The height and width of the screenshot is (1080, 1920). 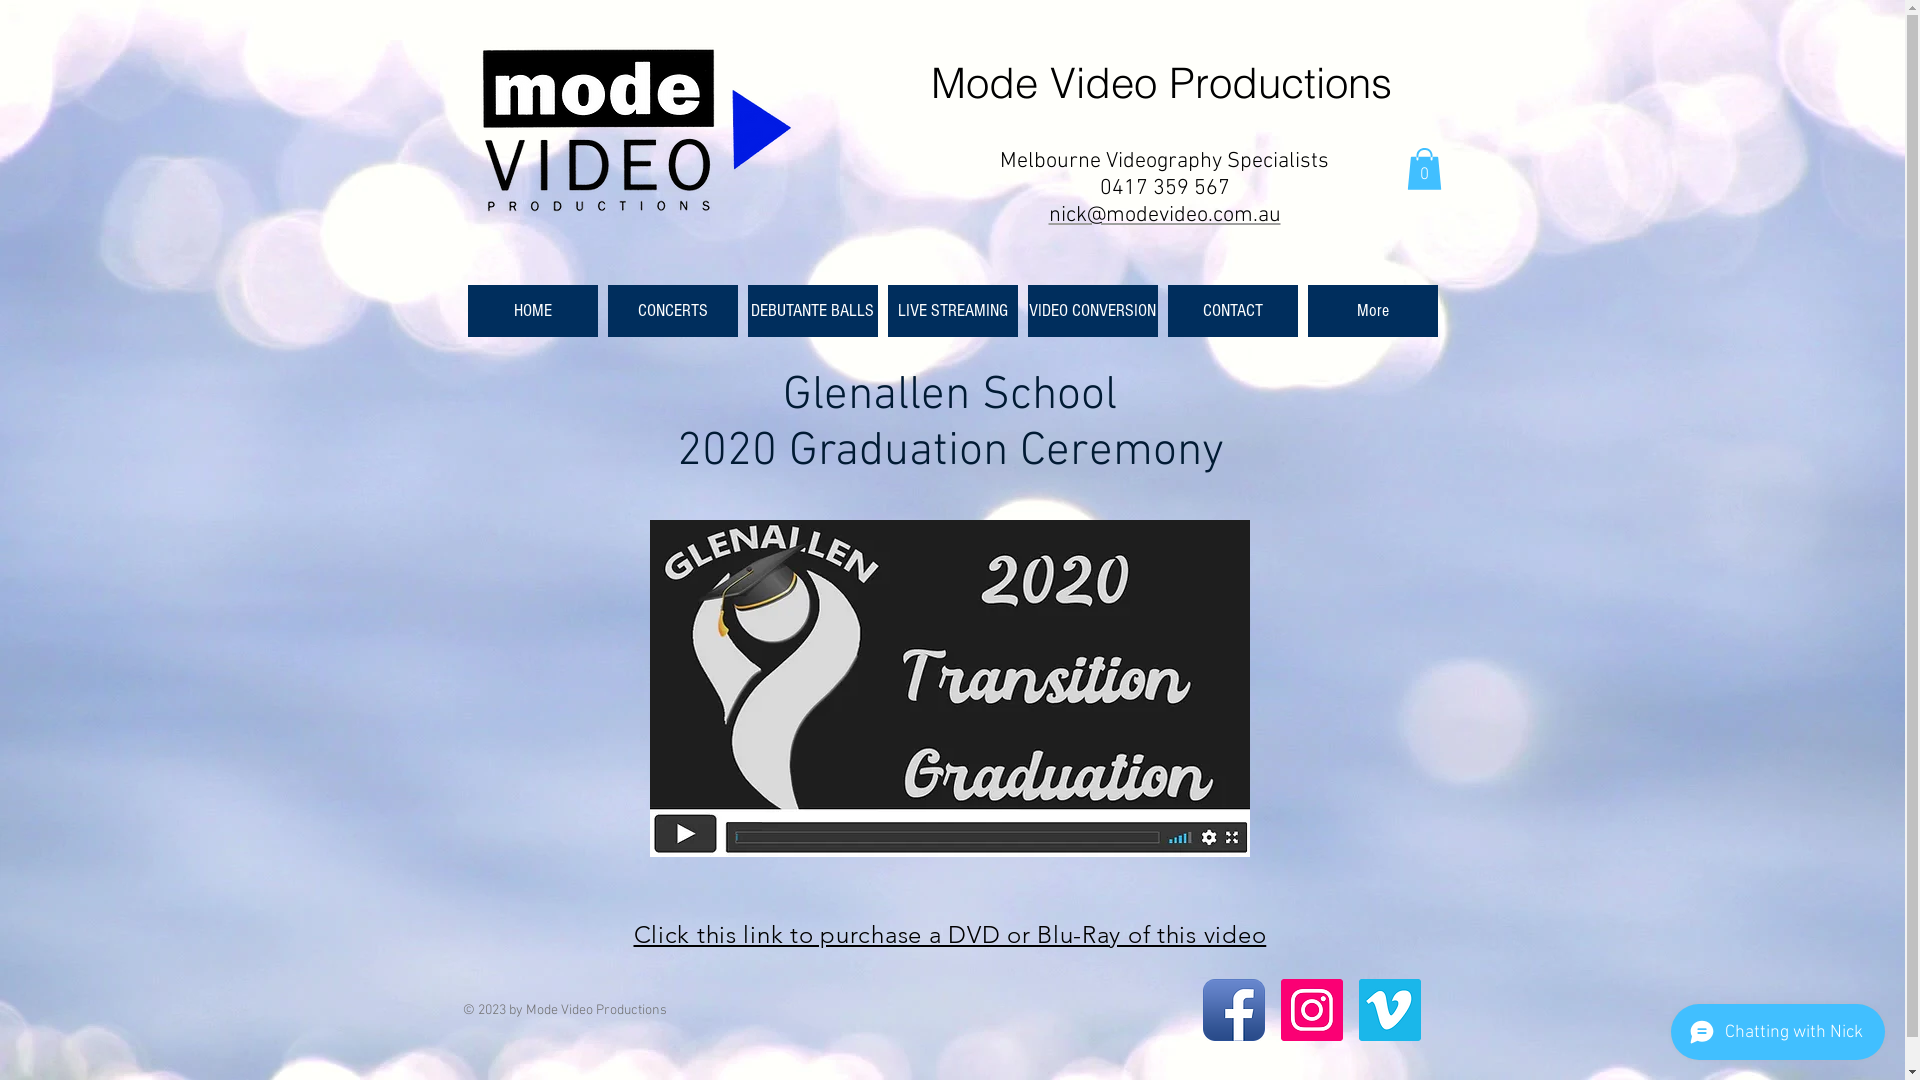 I want to click on 'nick@modevideo.com.au', so click(x=1046, y=215).